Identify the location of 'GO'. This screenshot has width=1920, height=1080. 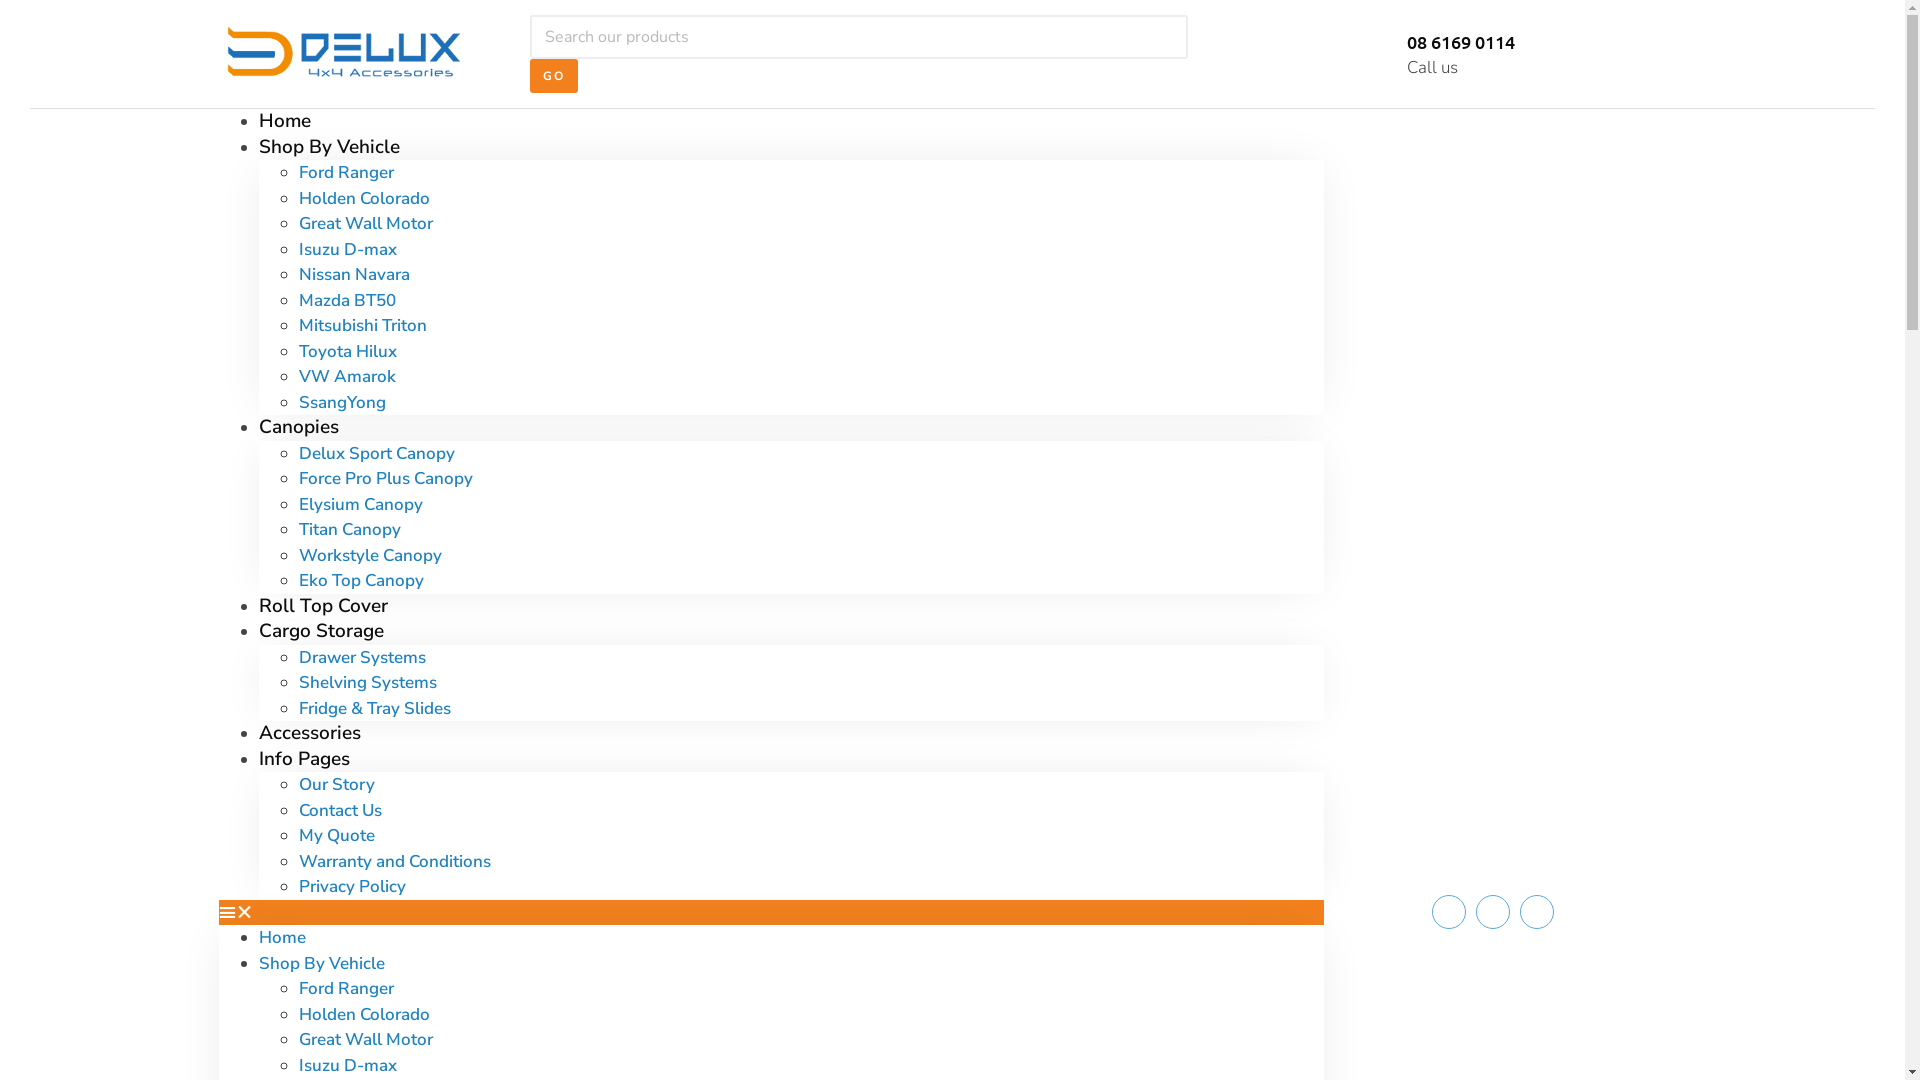
(554, 75).